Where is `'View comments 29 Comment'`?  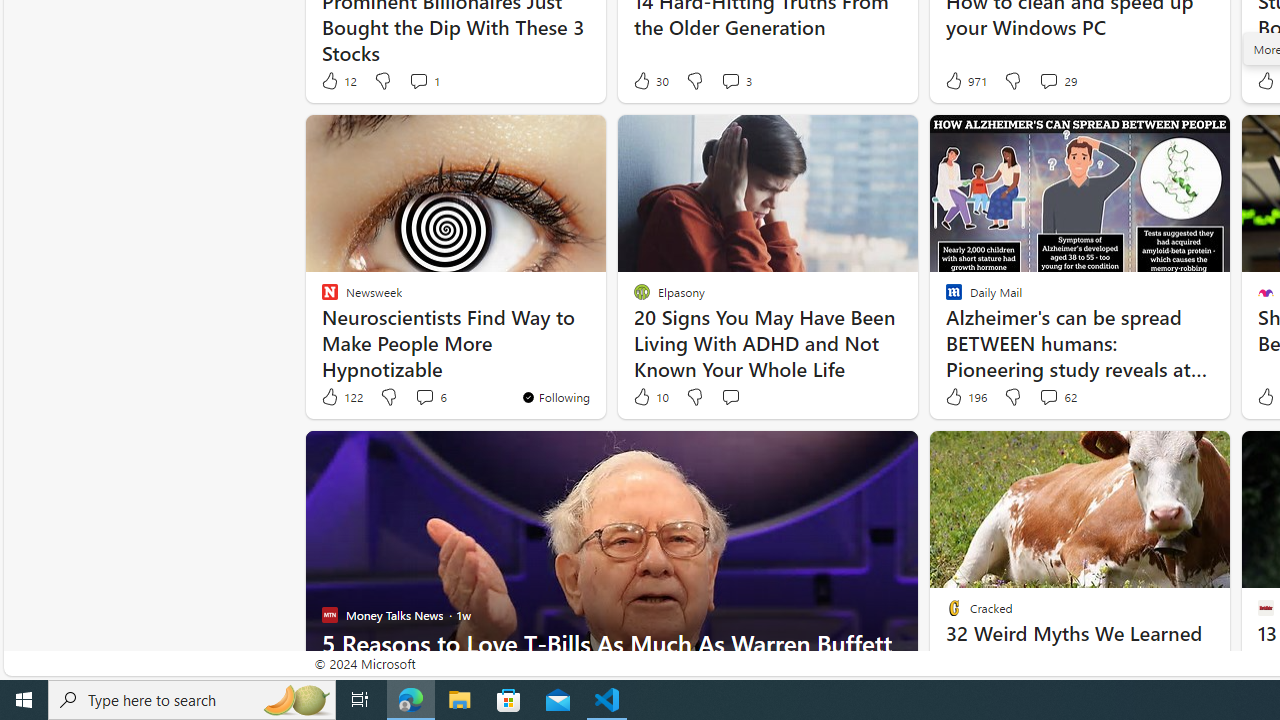 'View comments 29 Comment' is located at coordinates (1047, 80).